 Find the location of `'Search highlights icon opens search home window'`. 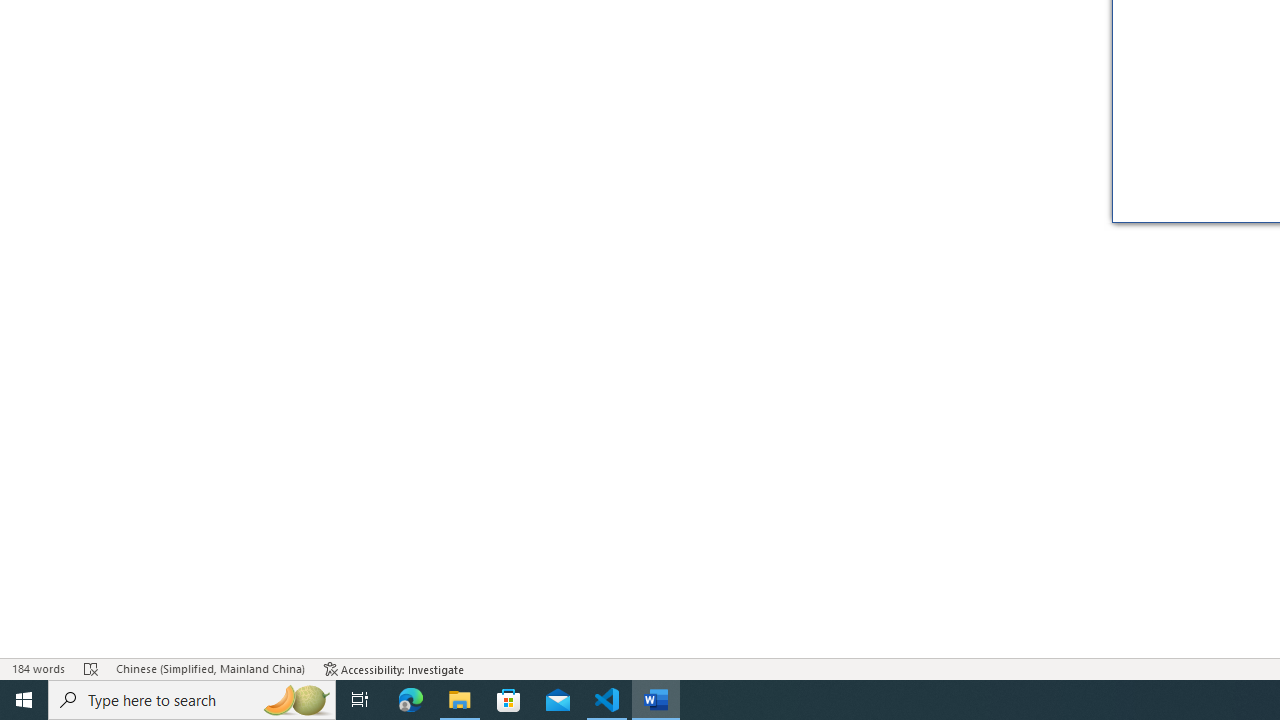

'Search highlights icon opens search home window' is located at coordinates (294, 698).